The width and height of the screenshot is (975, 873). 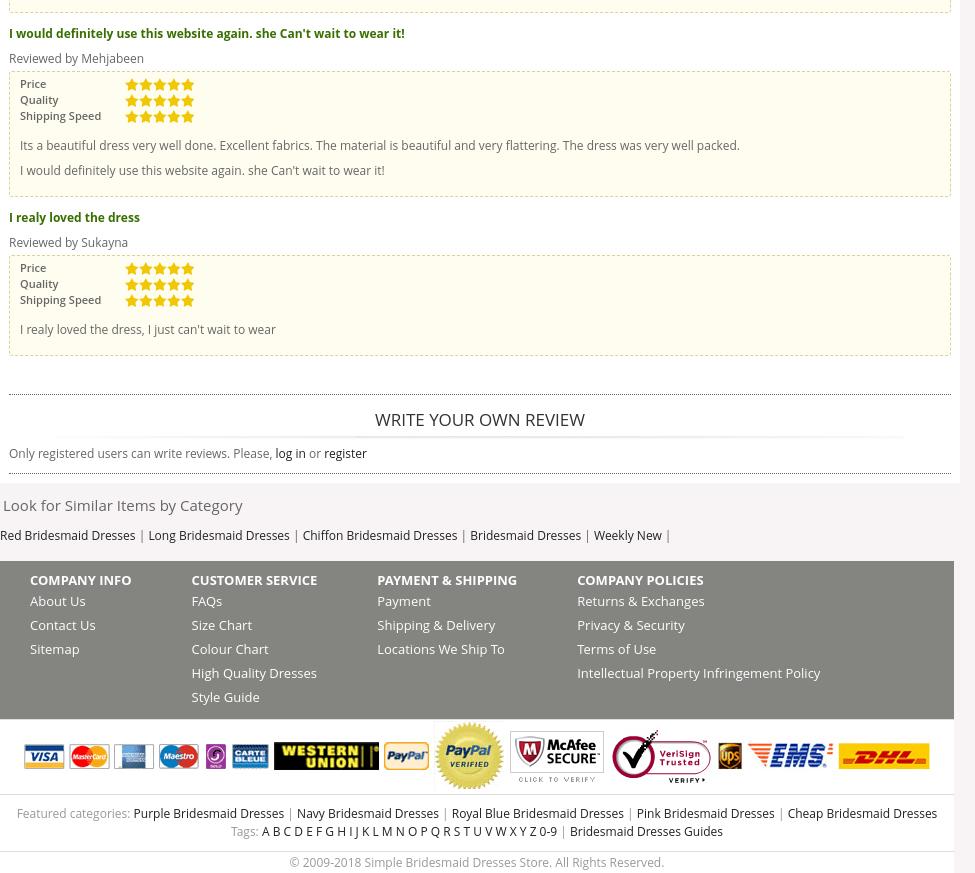 What do you see at coordinates (446, 831) in the screenshot?
I see `'R'` at bounding box center [446, 831].